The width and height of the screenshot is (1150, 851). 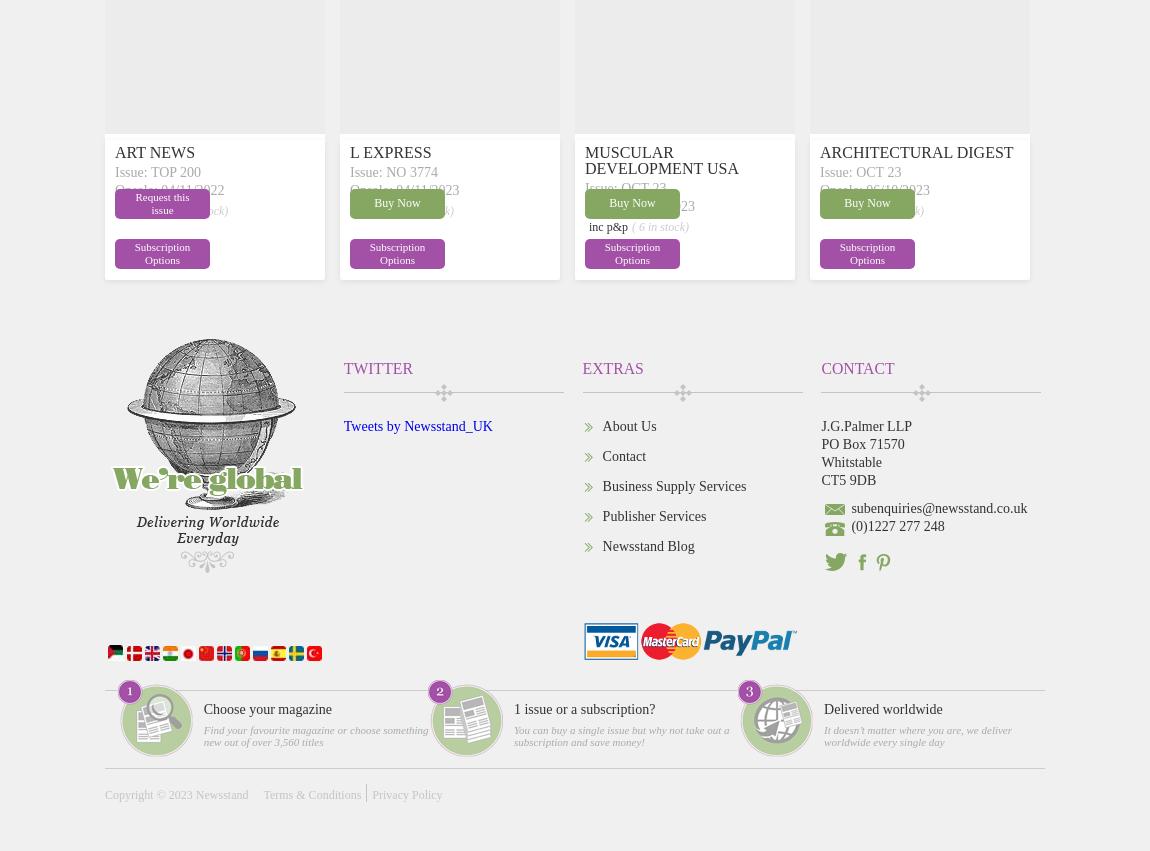 I want to click on '(
        out of stock)', so click(x=194, y=210).